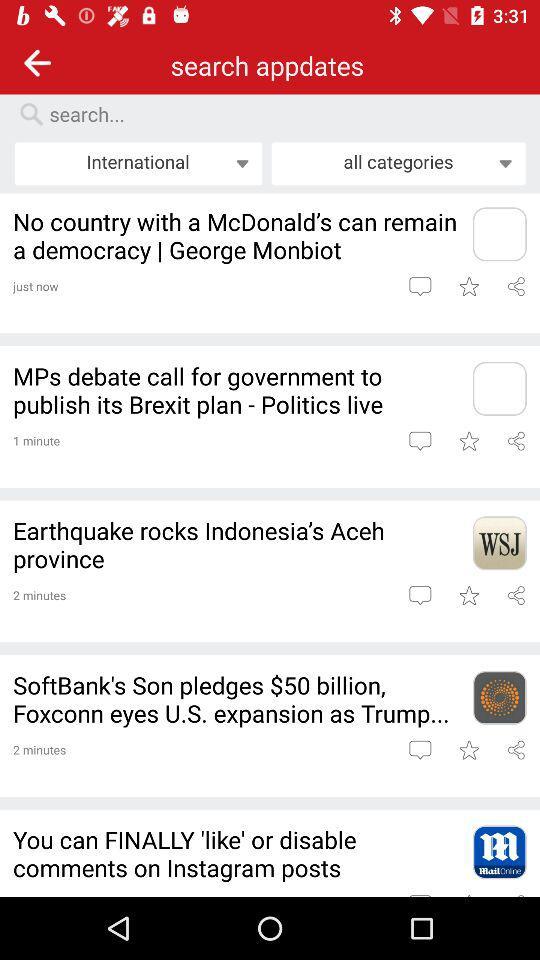  What do you see at coordinates (498, 851) in the screenshot?
I see `disable the comments` at bounding box center [498, 851].